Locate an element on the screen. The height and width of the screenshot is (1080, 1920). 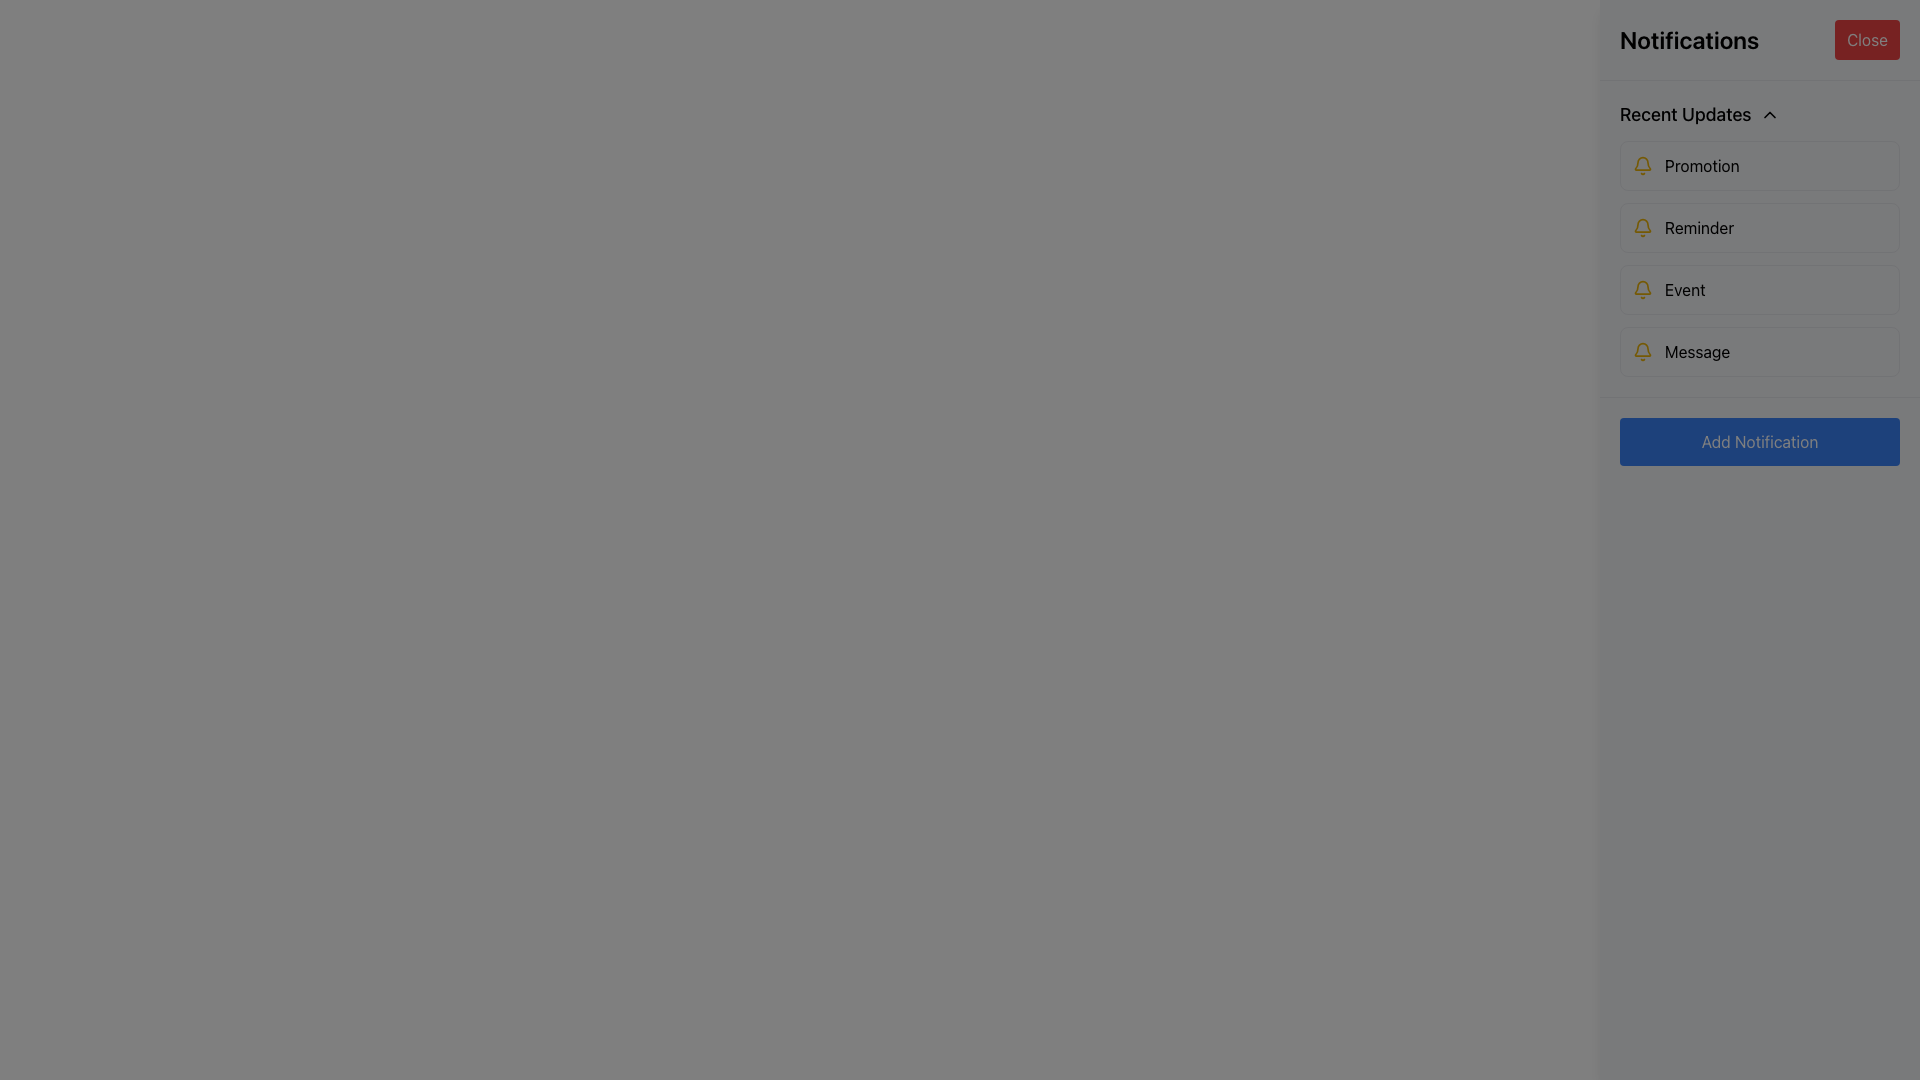
text content of the Text Label positioned below the 'Promotion', 'Reminder', and 'Event' labels in the notification section is located at coordinates (1696, 350).